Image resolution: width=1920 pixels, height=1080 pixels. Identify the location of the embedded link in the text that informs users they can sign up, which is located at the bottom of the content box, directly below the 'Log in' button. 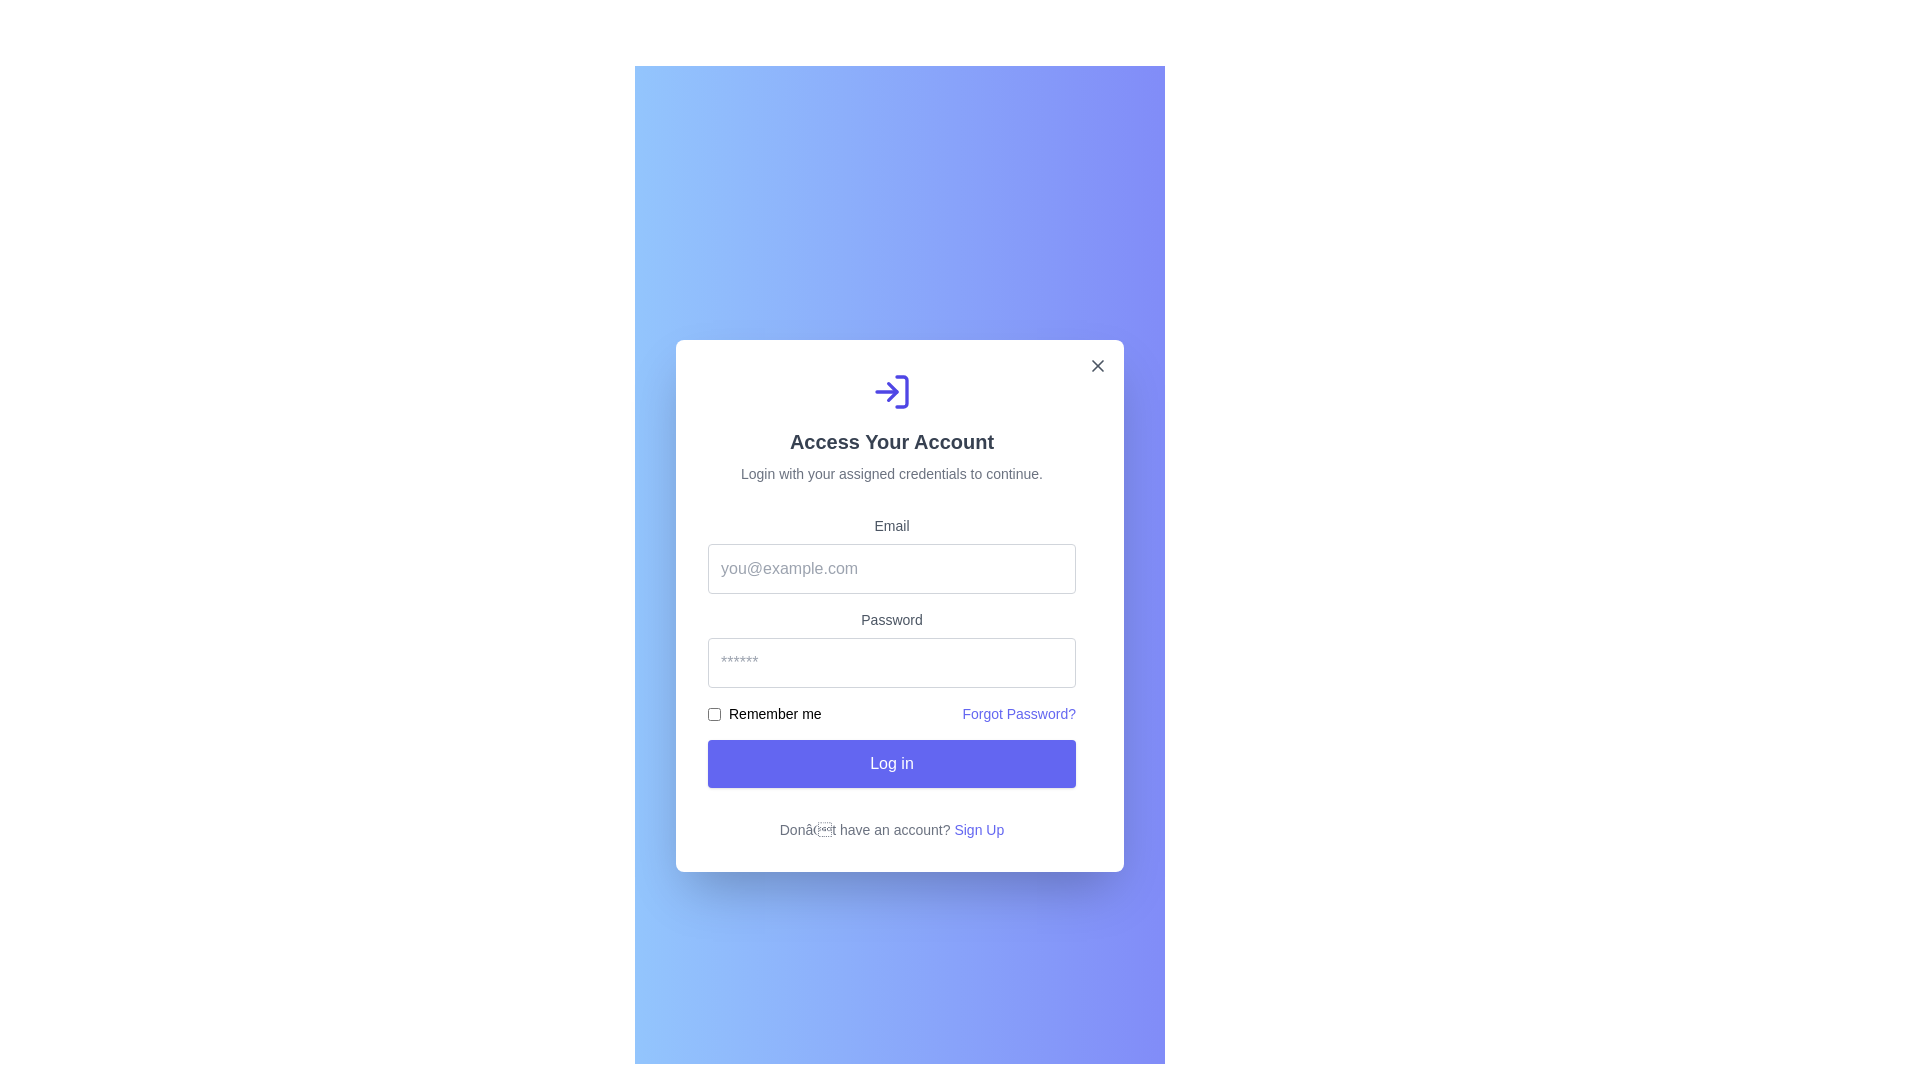
(891, 829).